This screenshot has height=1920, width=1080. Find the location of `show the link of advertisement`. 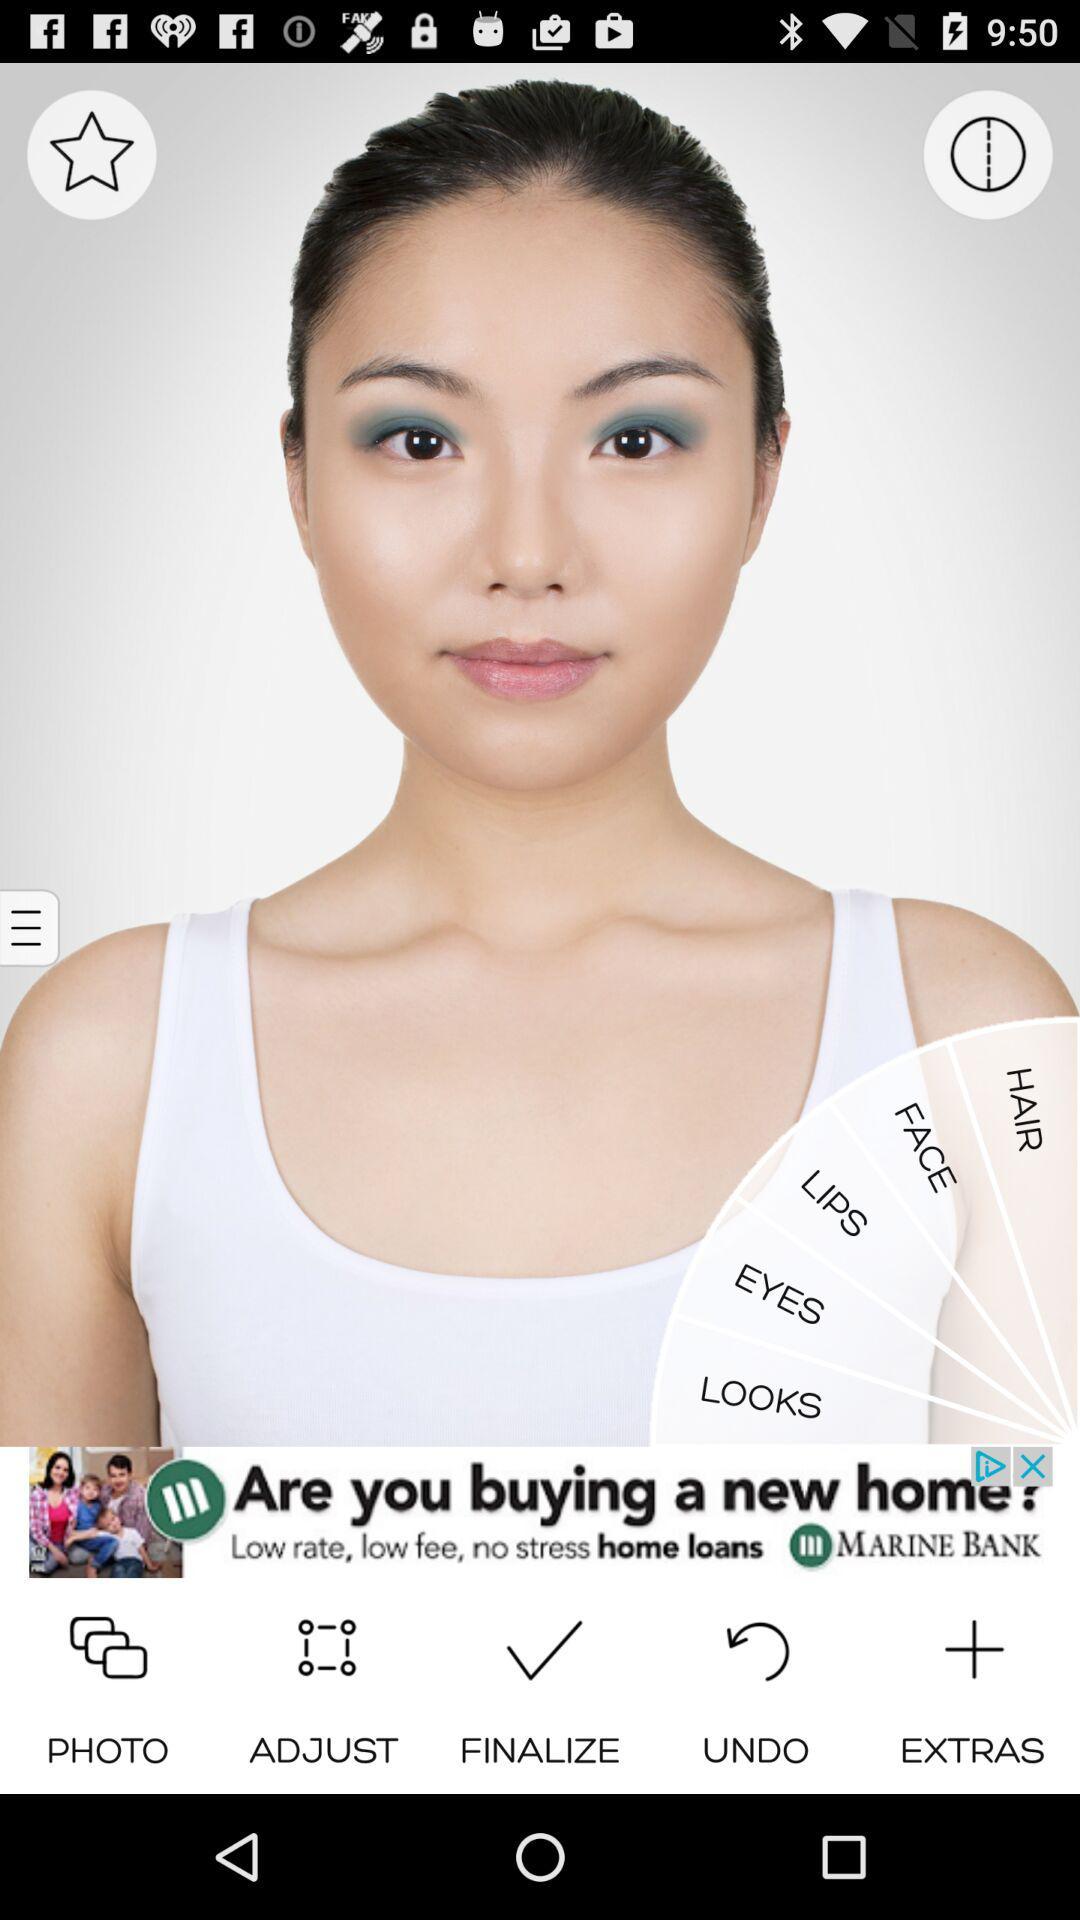

show the link of advertisement is located at coordinates (540, 1512).